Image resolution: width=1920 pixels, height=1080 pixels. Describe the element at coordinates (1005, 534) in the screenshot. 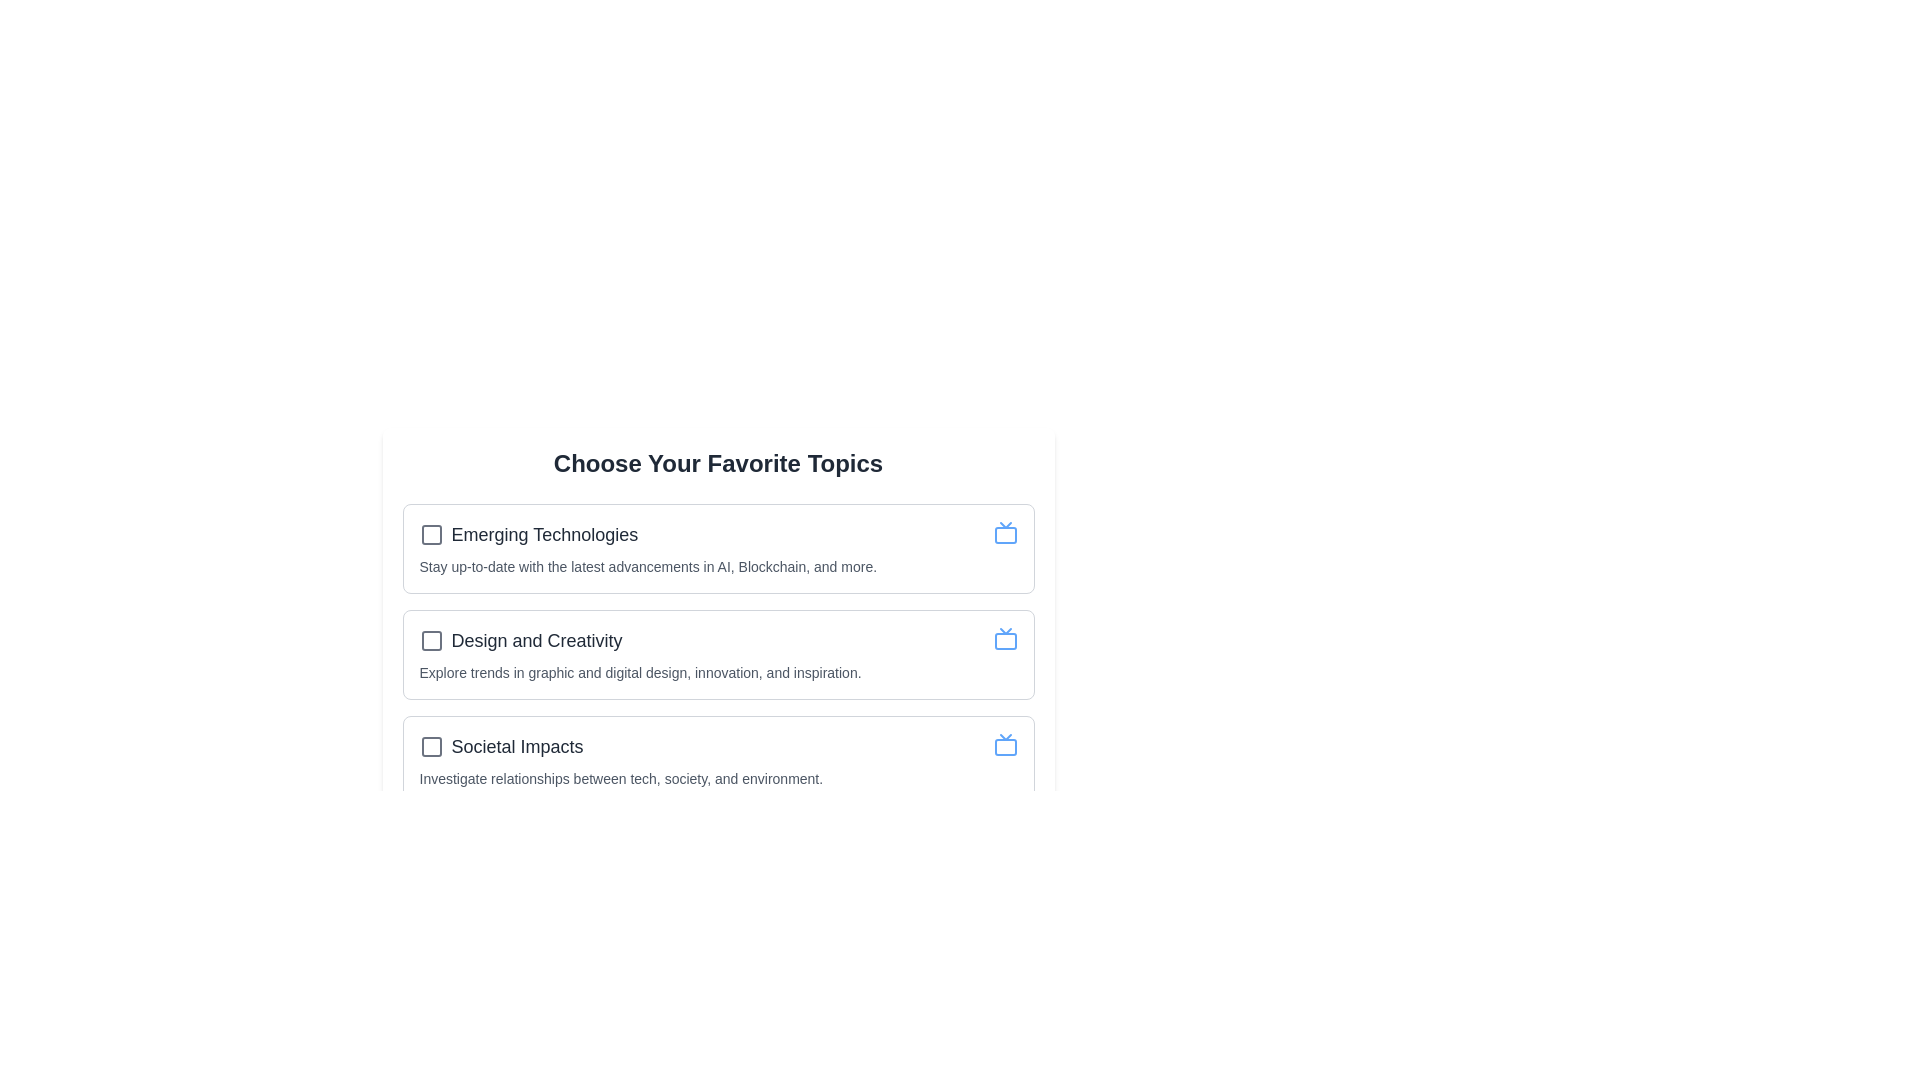

I see `the visual graphical component that is part of the TV icon located in the top-right section of the 'Emerging Technologies' option card` at that location.